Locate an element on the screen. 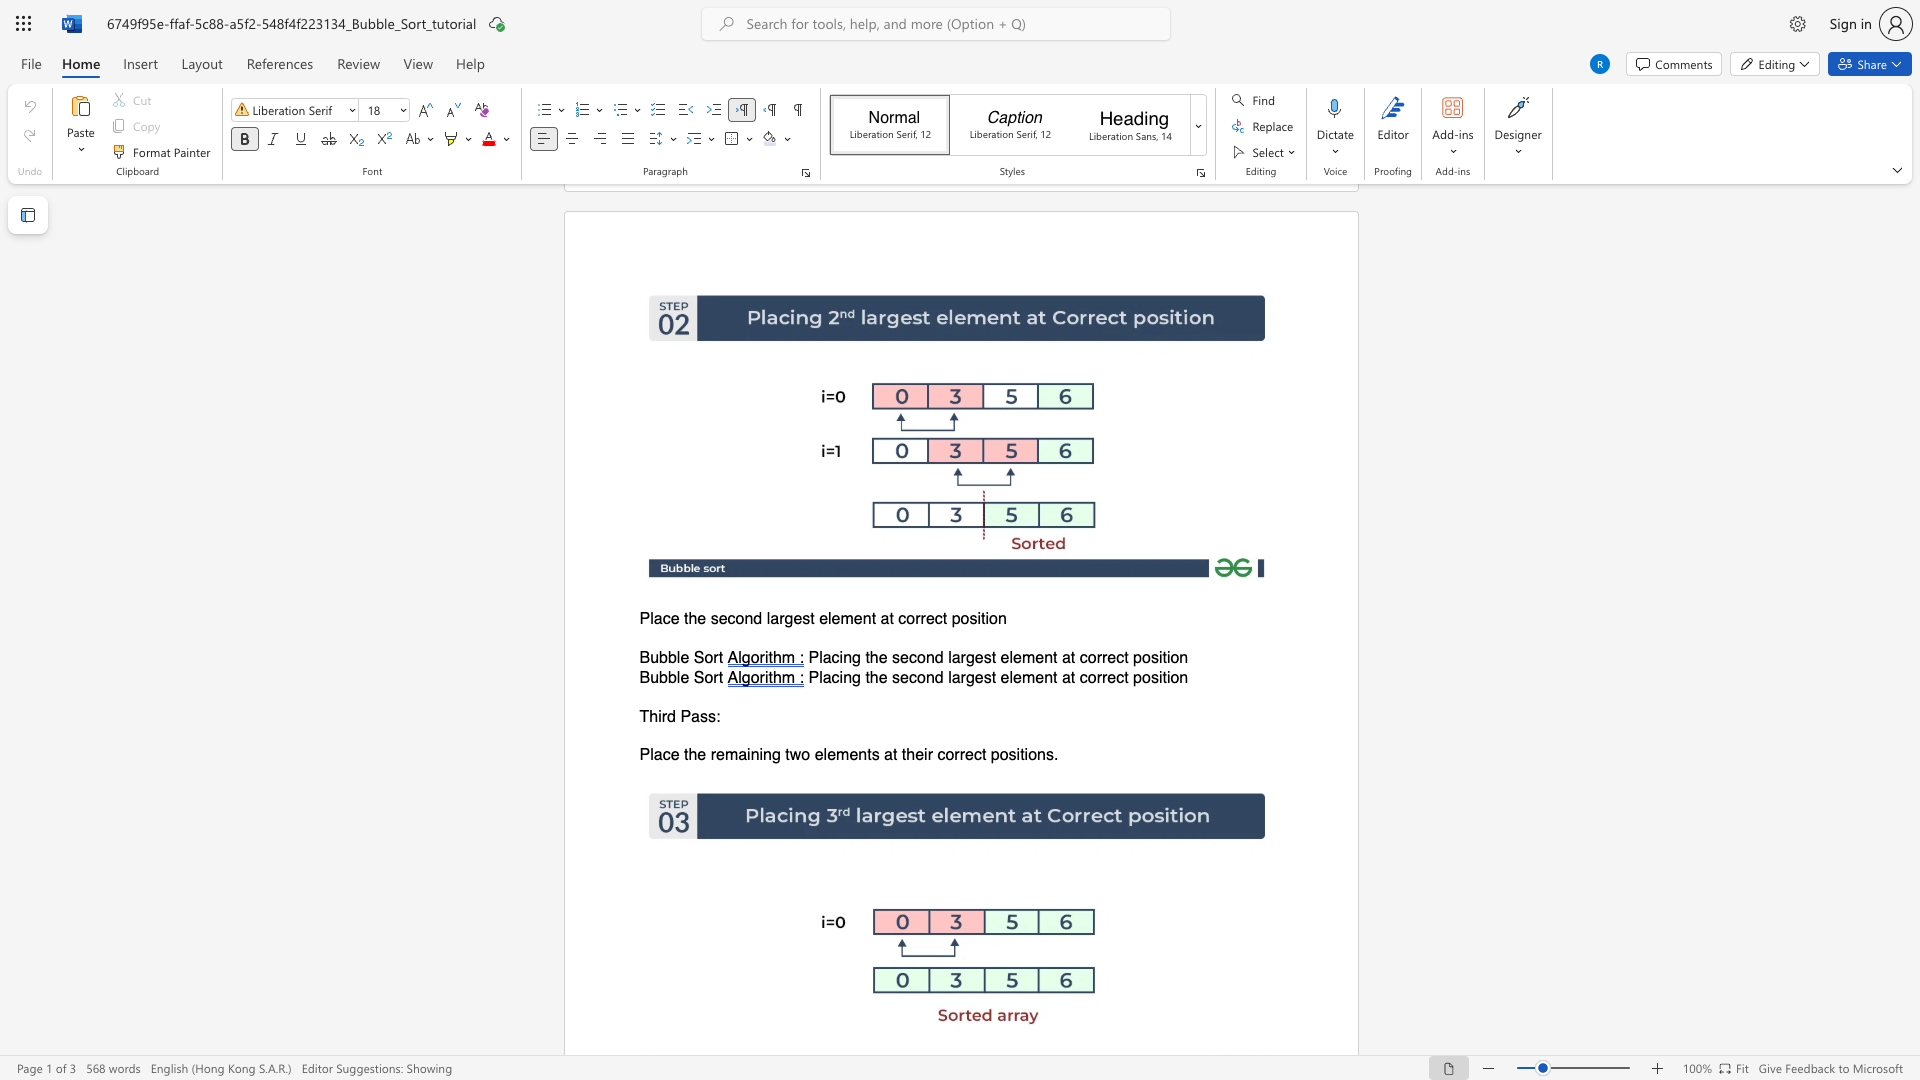 The width and height of the screenshot is (1920, 1080). the subset text "rt" within the text "Bubble Sort" is located at coordinates (713, 676).